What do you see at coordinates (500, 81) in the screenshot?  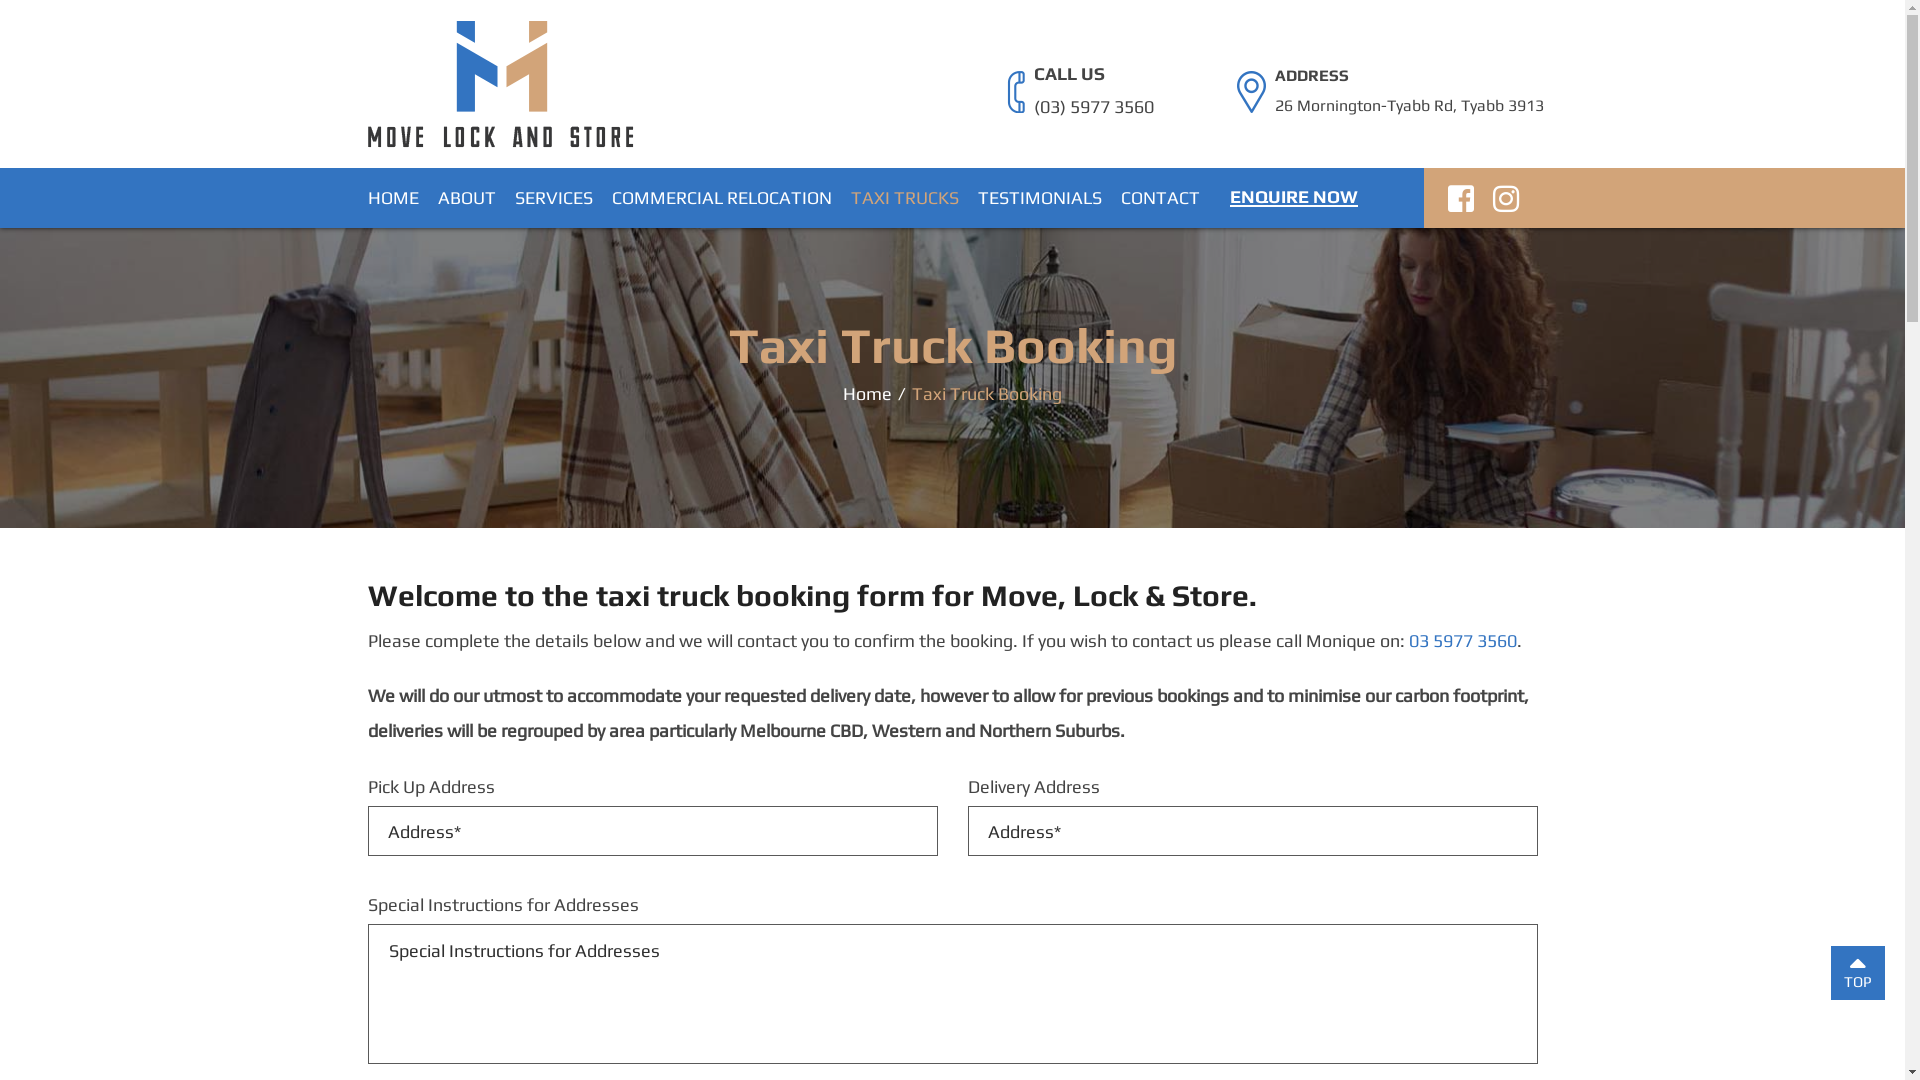 I see `'Move Lock and Store'` at bounding box center [500, 81].